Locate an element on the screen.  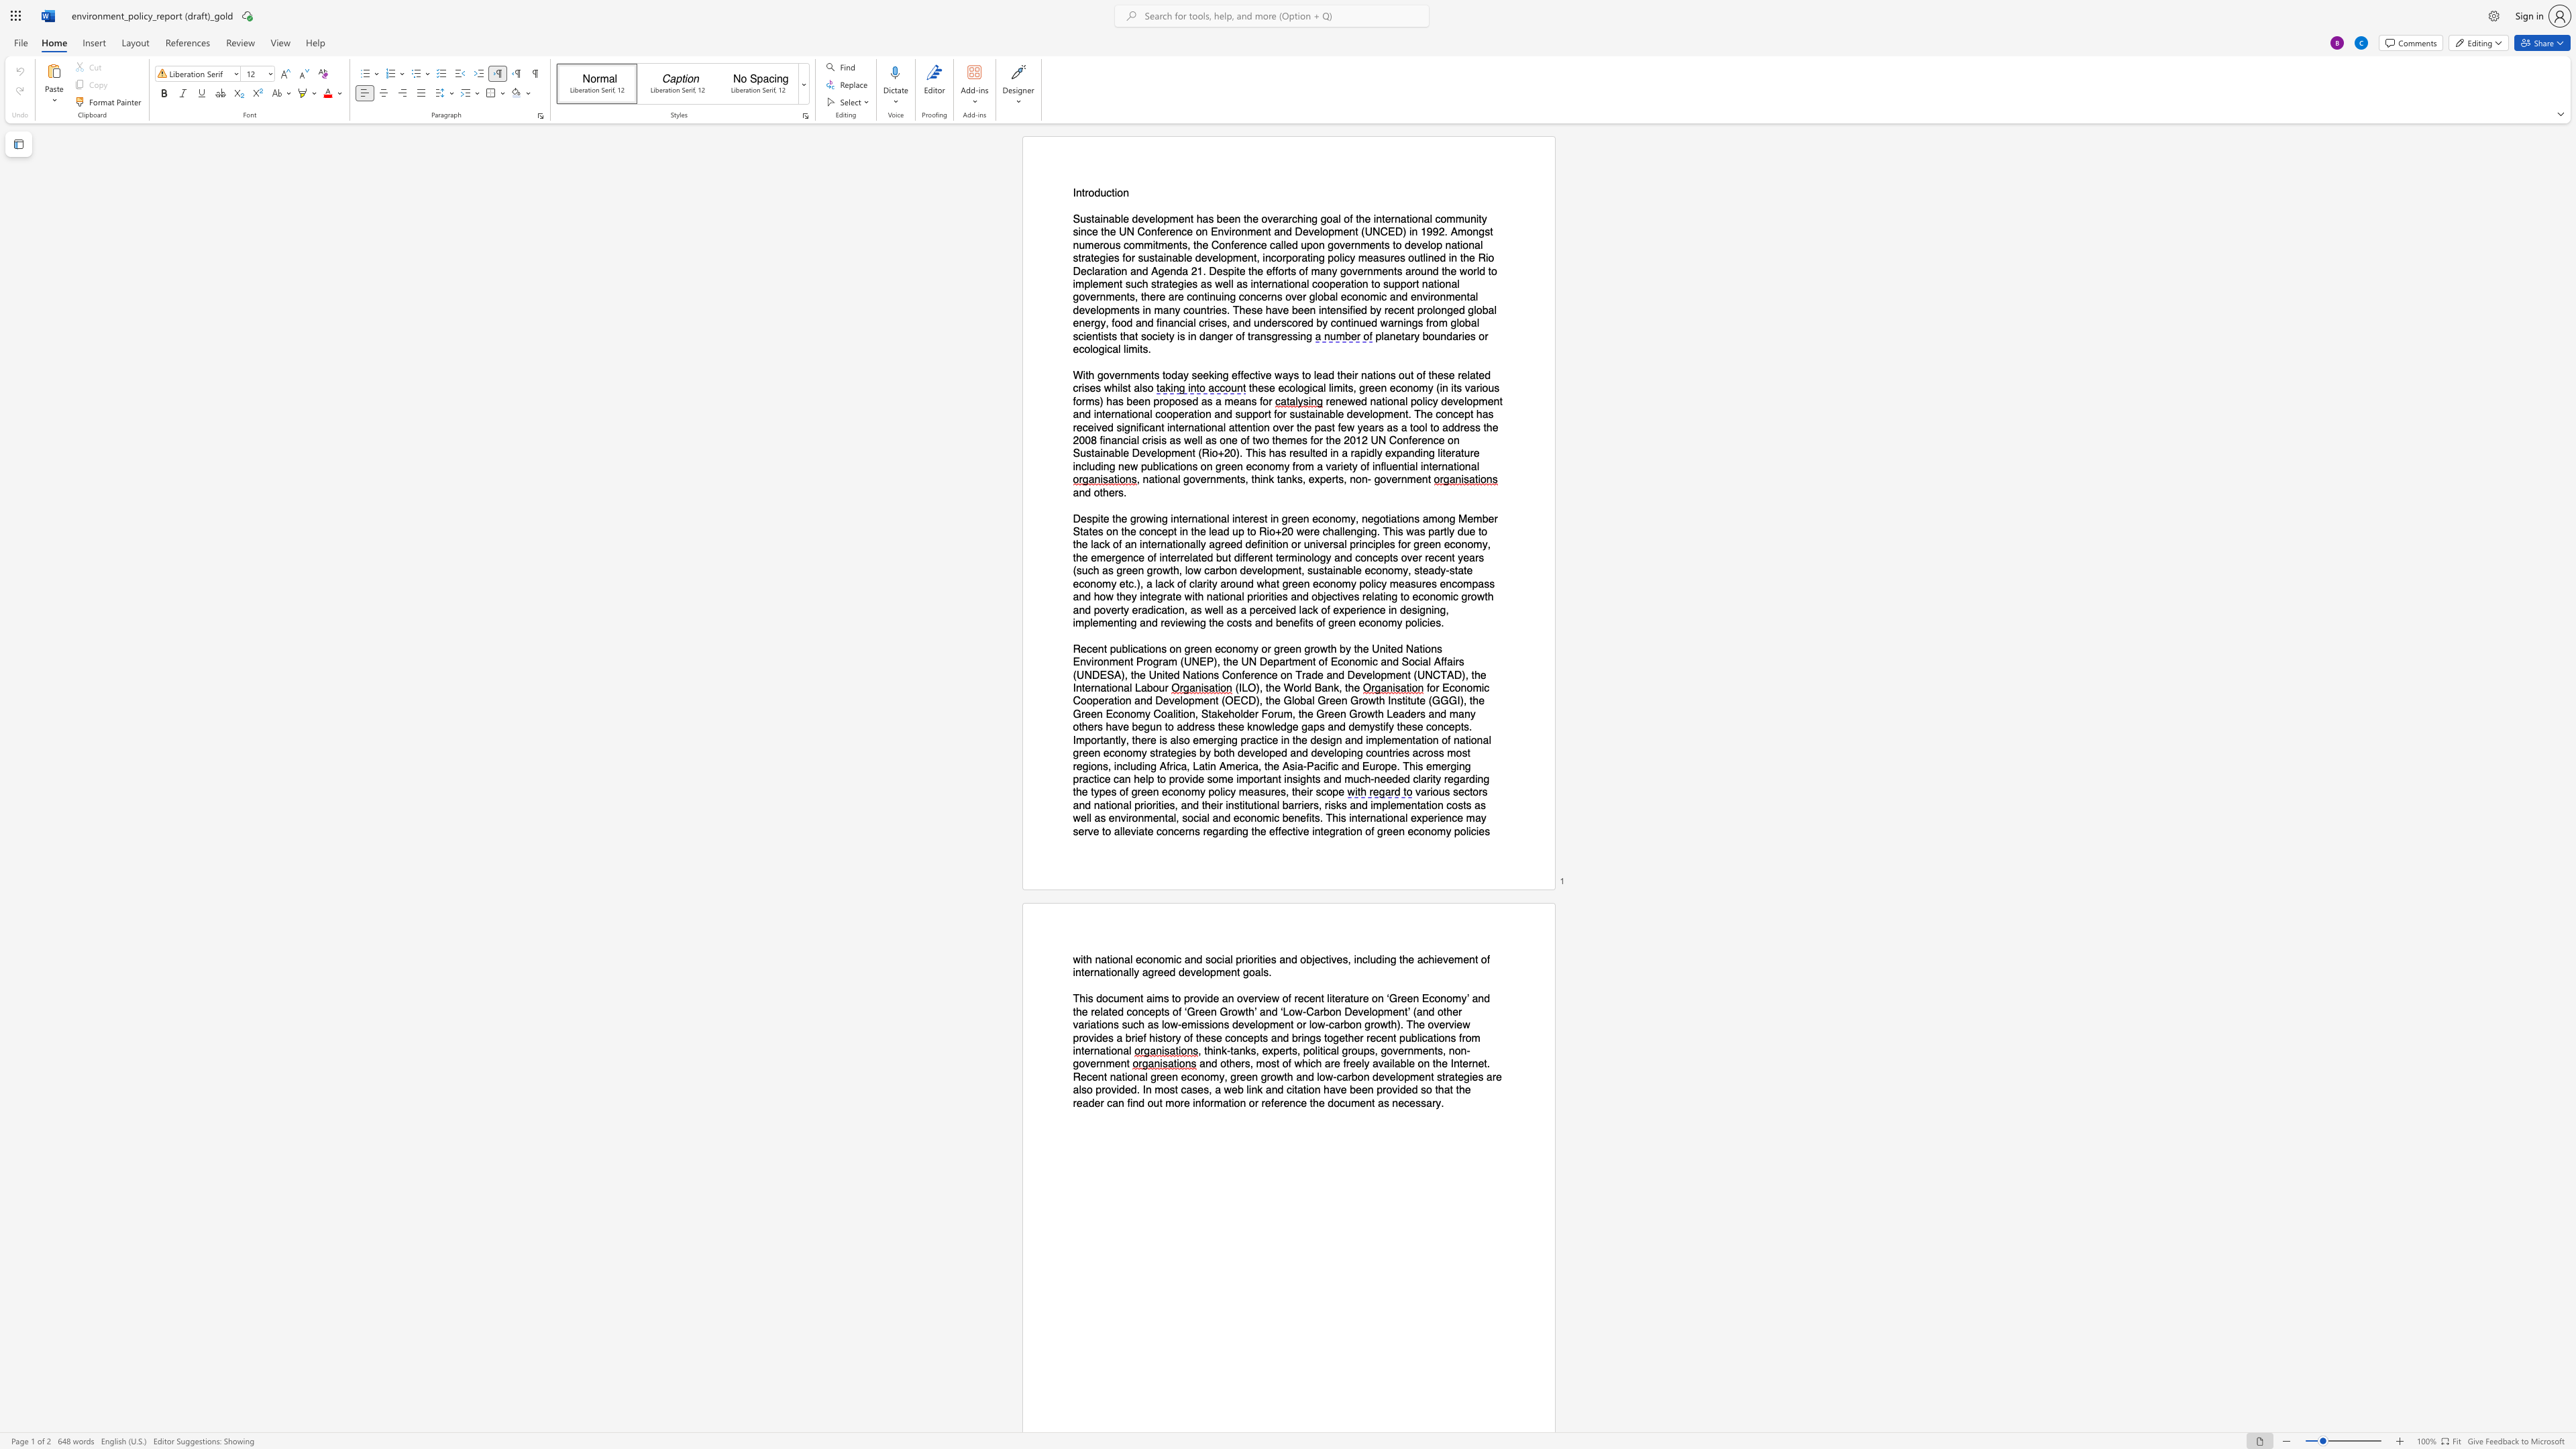
the subset text "l priori" within the text "with national economic and social priorities and" is located at coordinates (1230, 959).